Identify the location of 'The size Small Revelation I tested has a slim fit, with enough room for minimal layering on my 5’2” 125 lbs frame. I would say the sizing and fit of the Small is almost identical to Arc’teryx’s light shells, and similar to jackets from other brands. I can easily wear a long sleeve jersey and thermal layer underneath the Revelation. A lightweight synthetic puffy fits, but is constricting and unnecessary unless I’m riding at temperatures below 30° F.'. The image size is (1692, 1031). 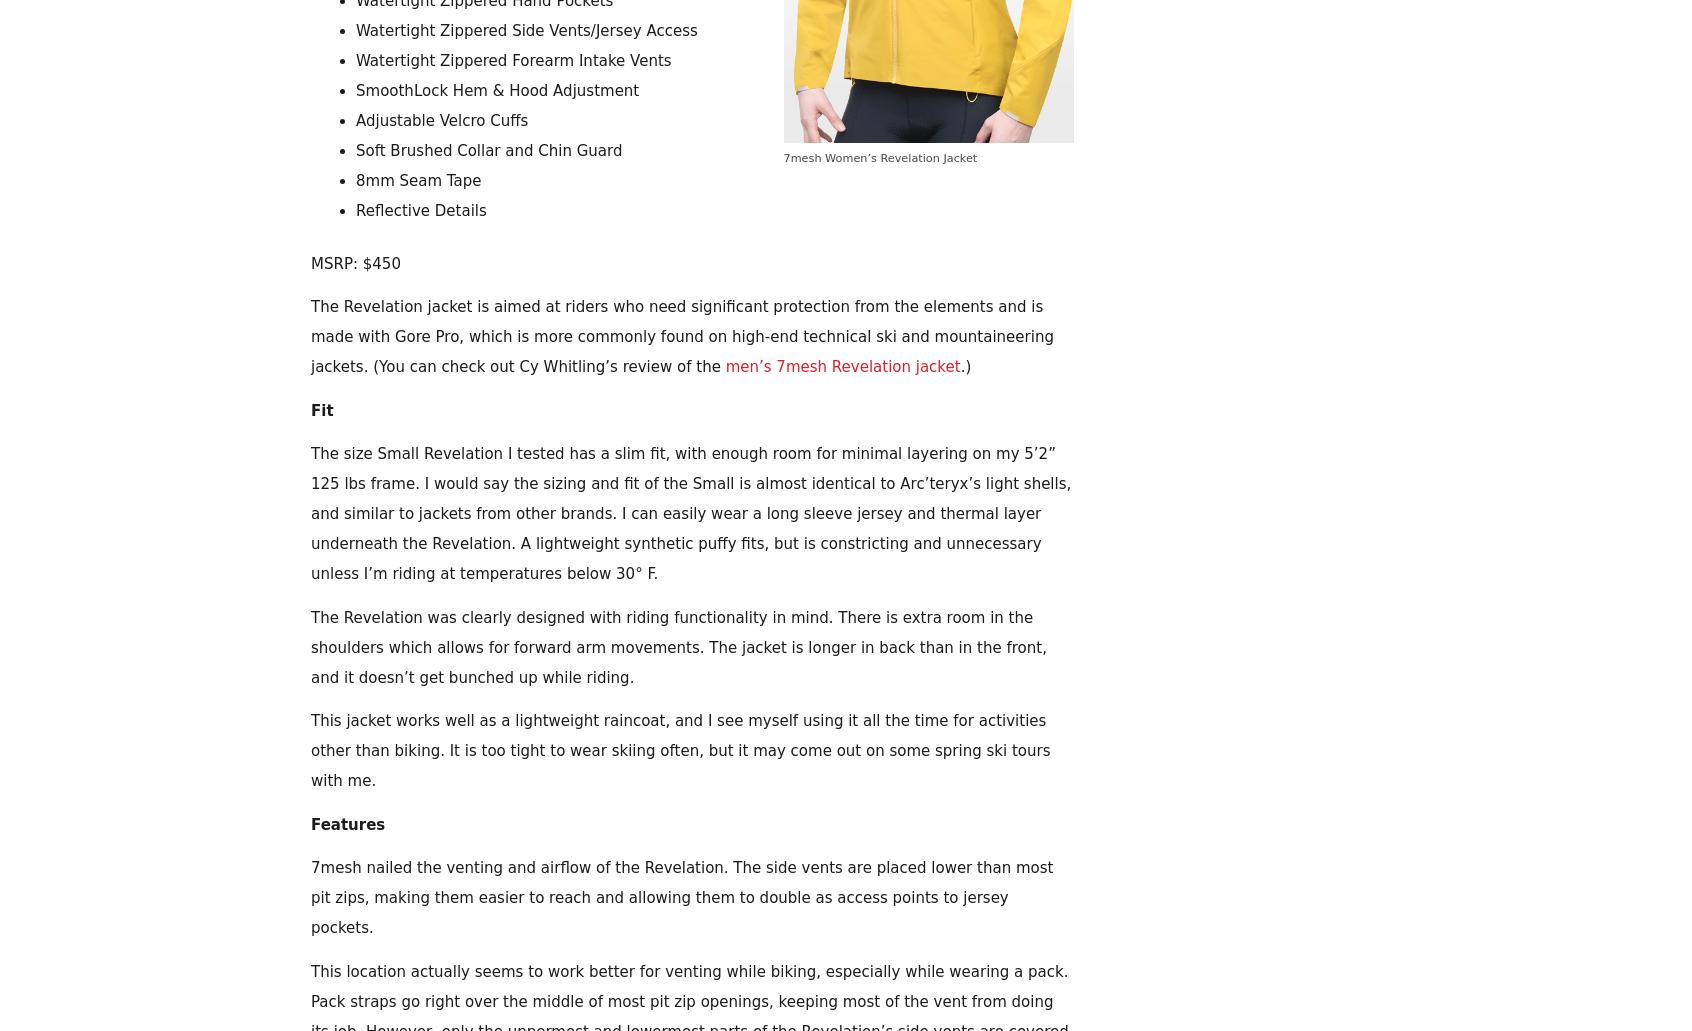
(691, 513).